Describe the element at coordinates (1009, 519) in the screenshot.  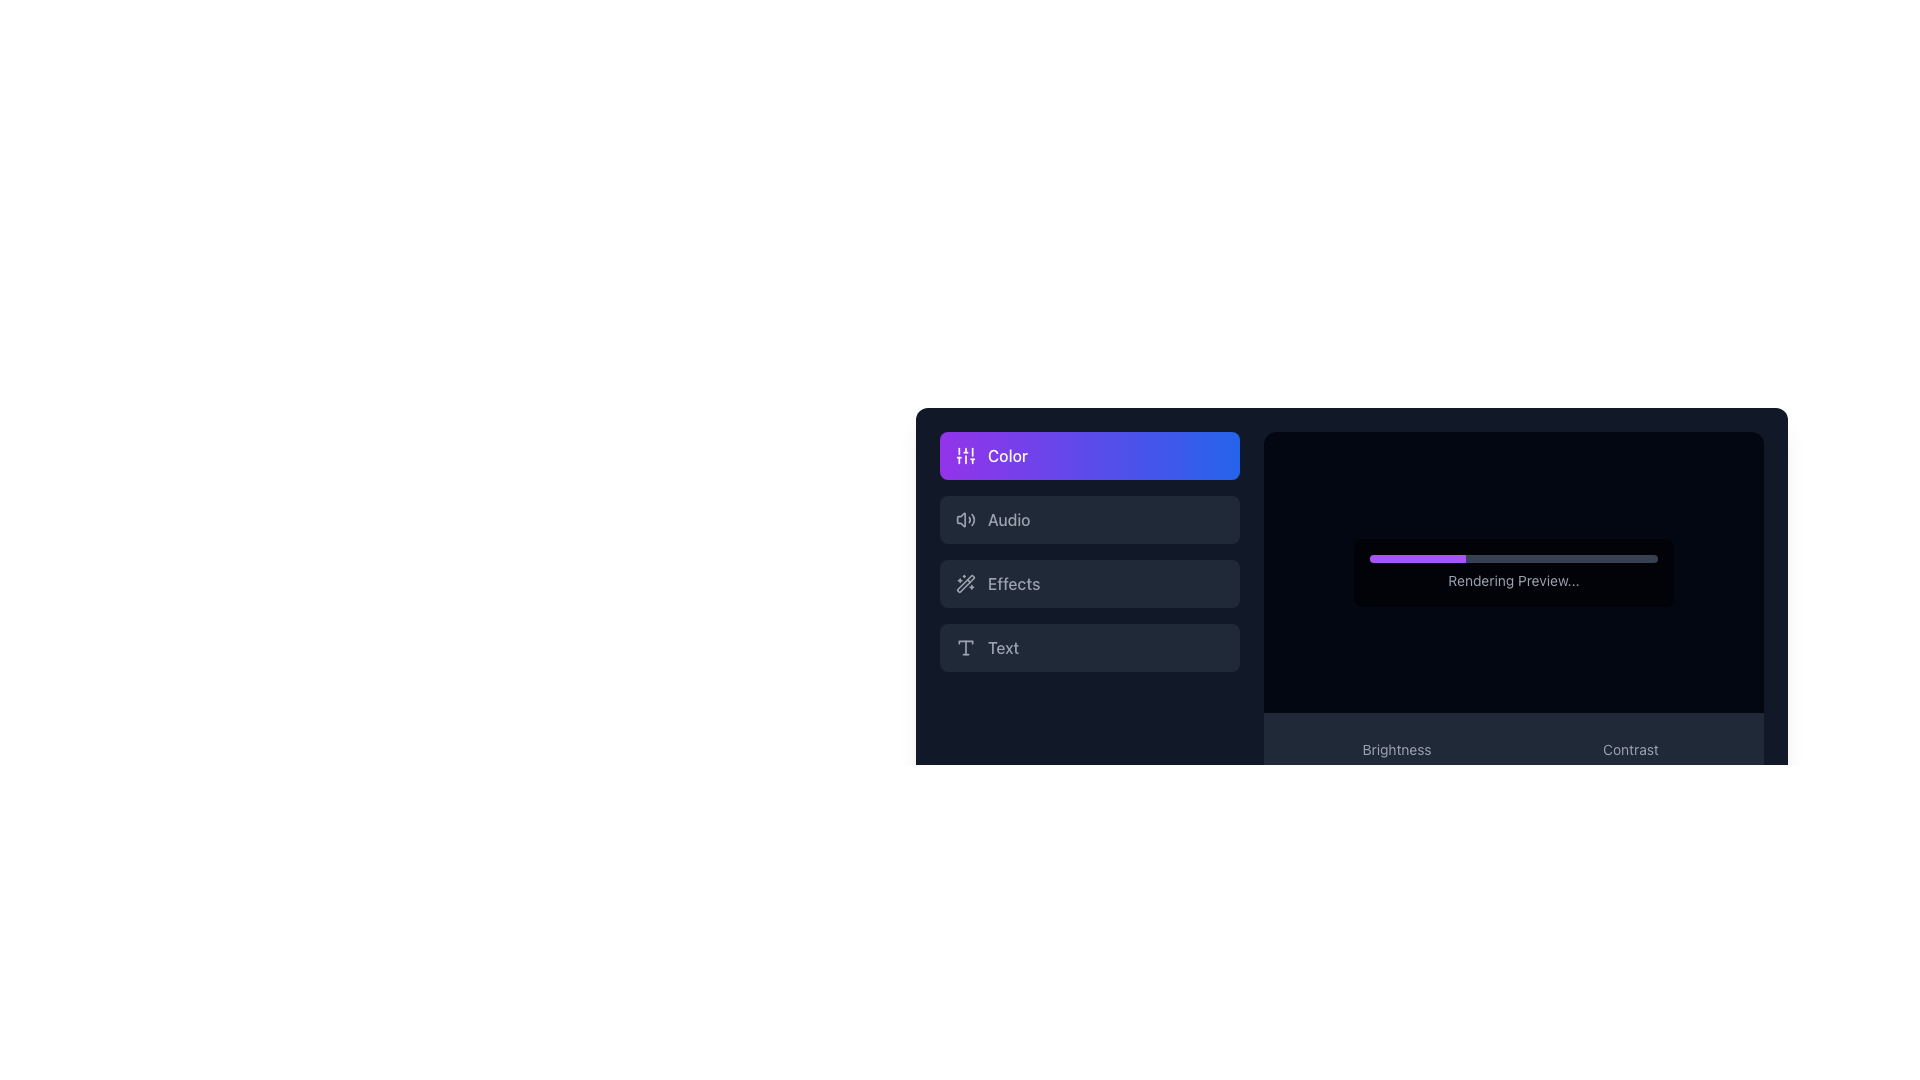
I see `the static text label representing an audio-related feature, which is located in the second menu option to the right of the audio-related icon and below the 'Color' menu option` at that location.